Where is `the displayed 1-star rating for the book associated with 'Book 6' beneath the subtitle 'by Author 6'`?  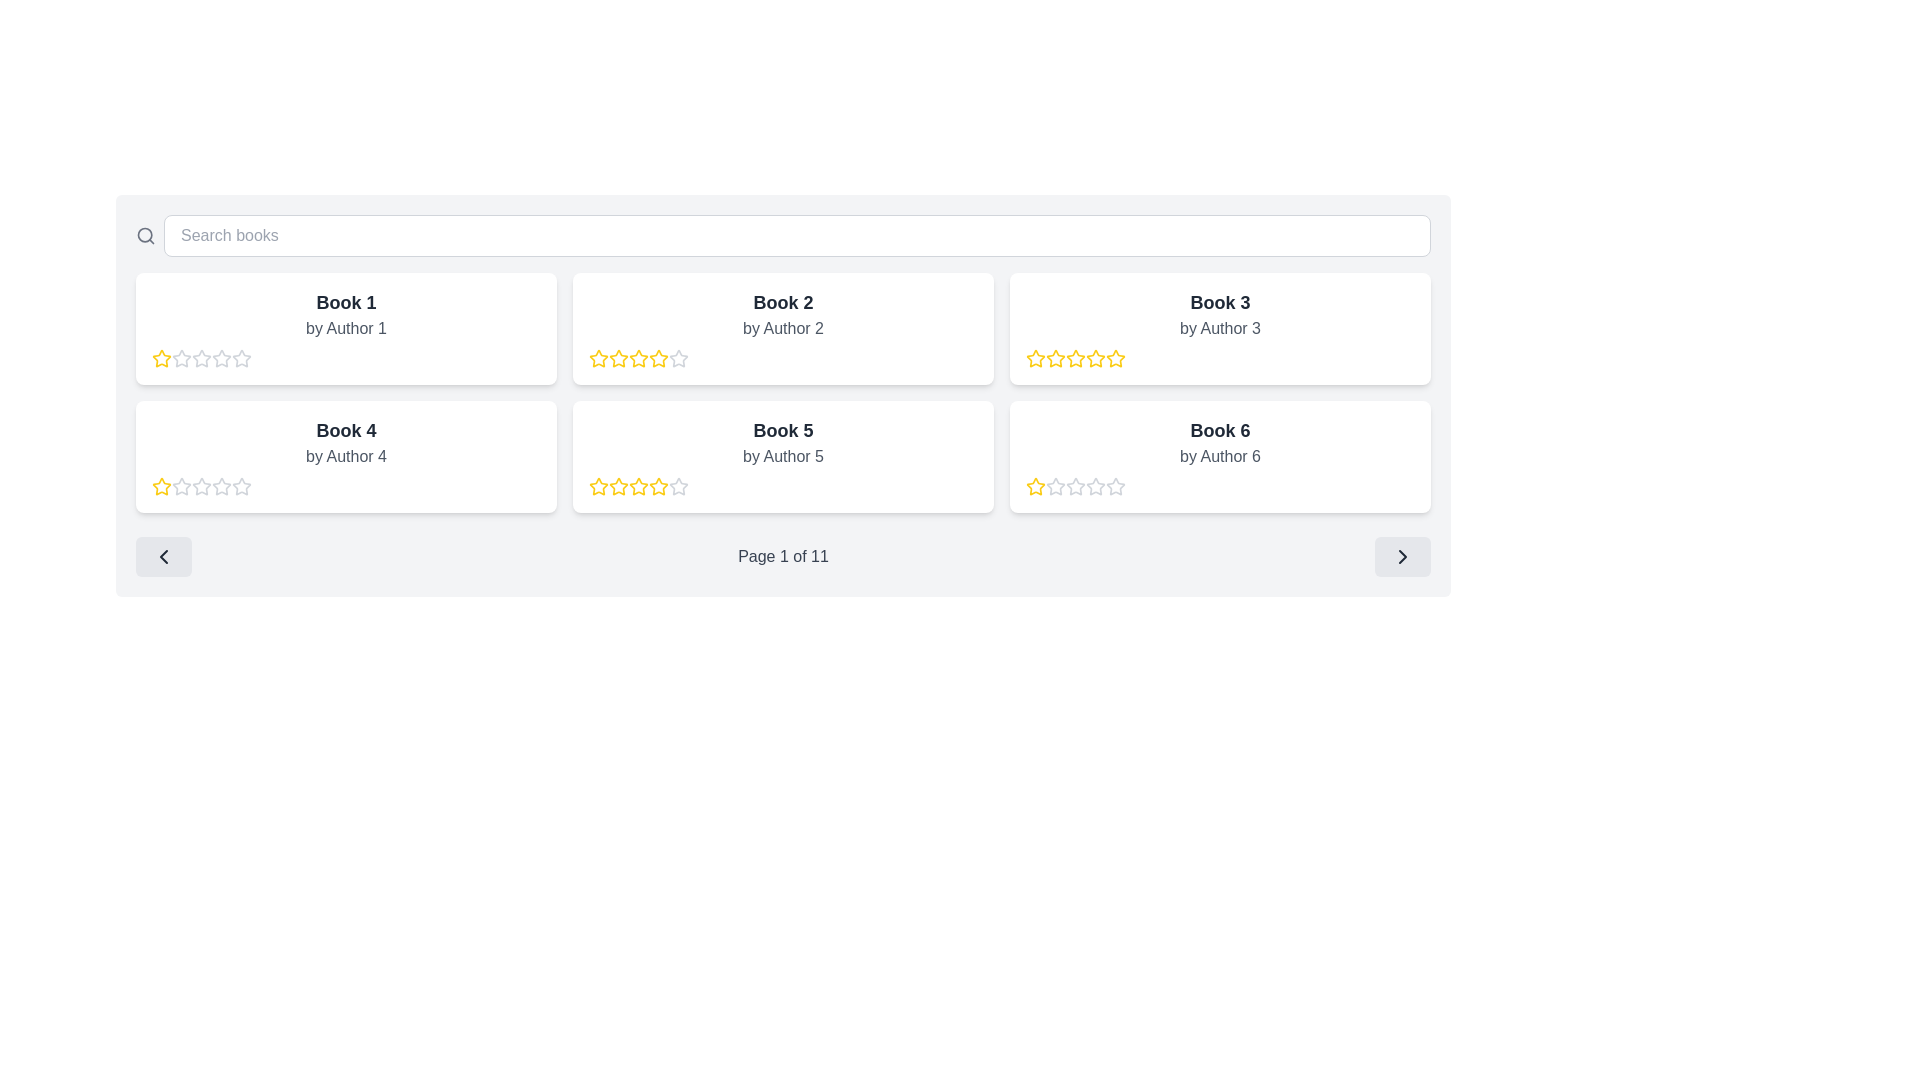 the displayed 1-star rating for the book associated with 'Book 6' beneath the subtitle 'by Author 6' is located at coordinates (1219, 486).